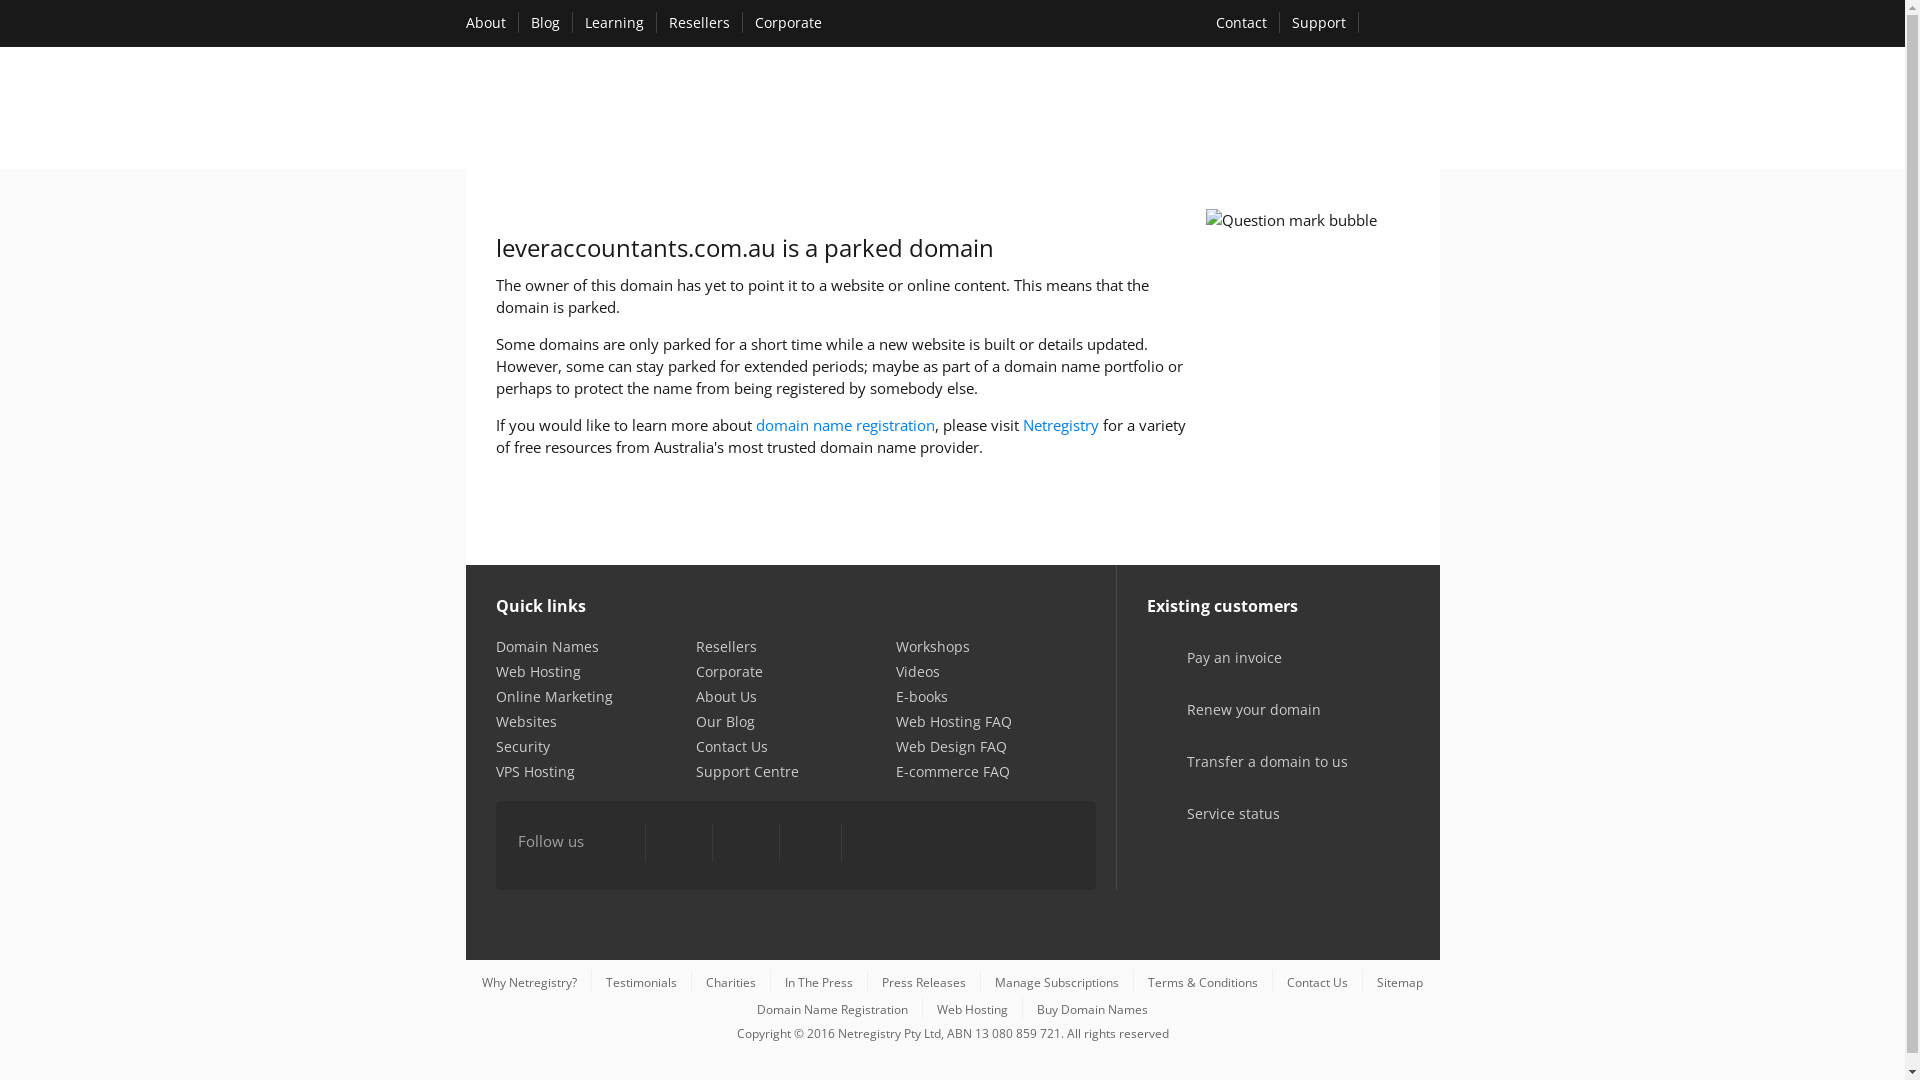 The width and height of the screenshot is (1920, 1080). I want to click on 'Workshops', so click(931, 646).